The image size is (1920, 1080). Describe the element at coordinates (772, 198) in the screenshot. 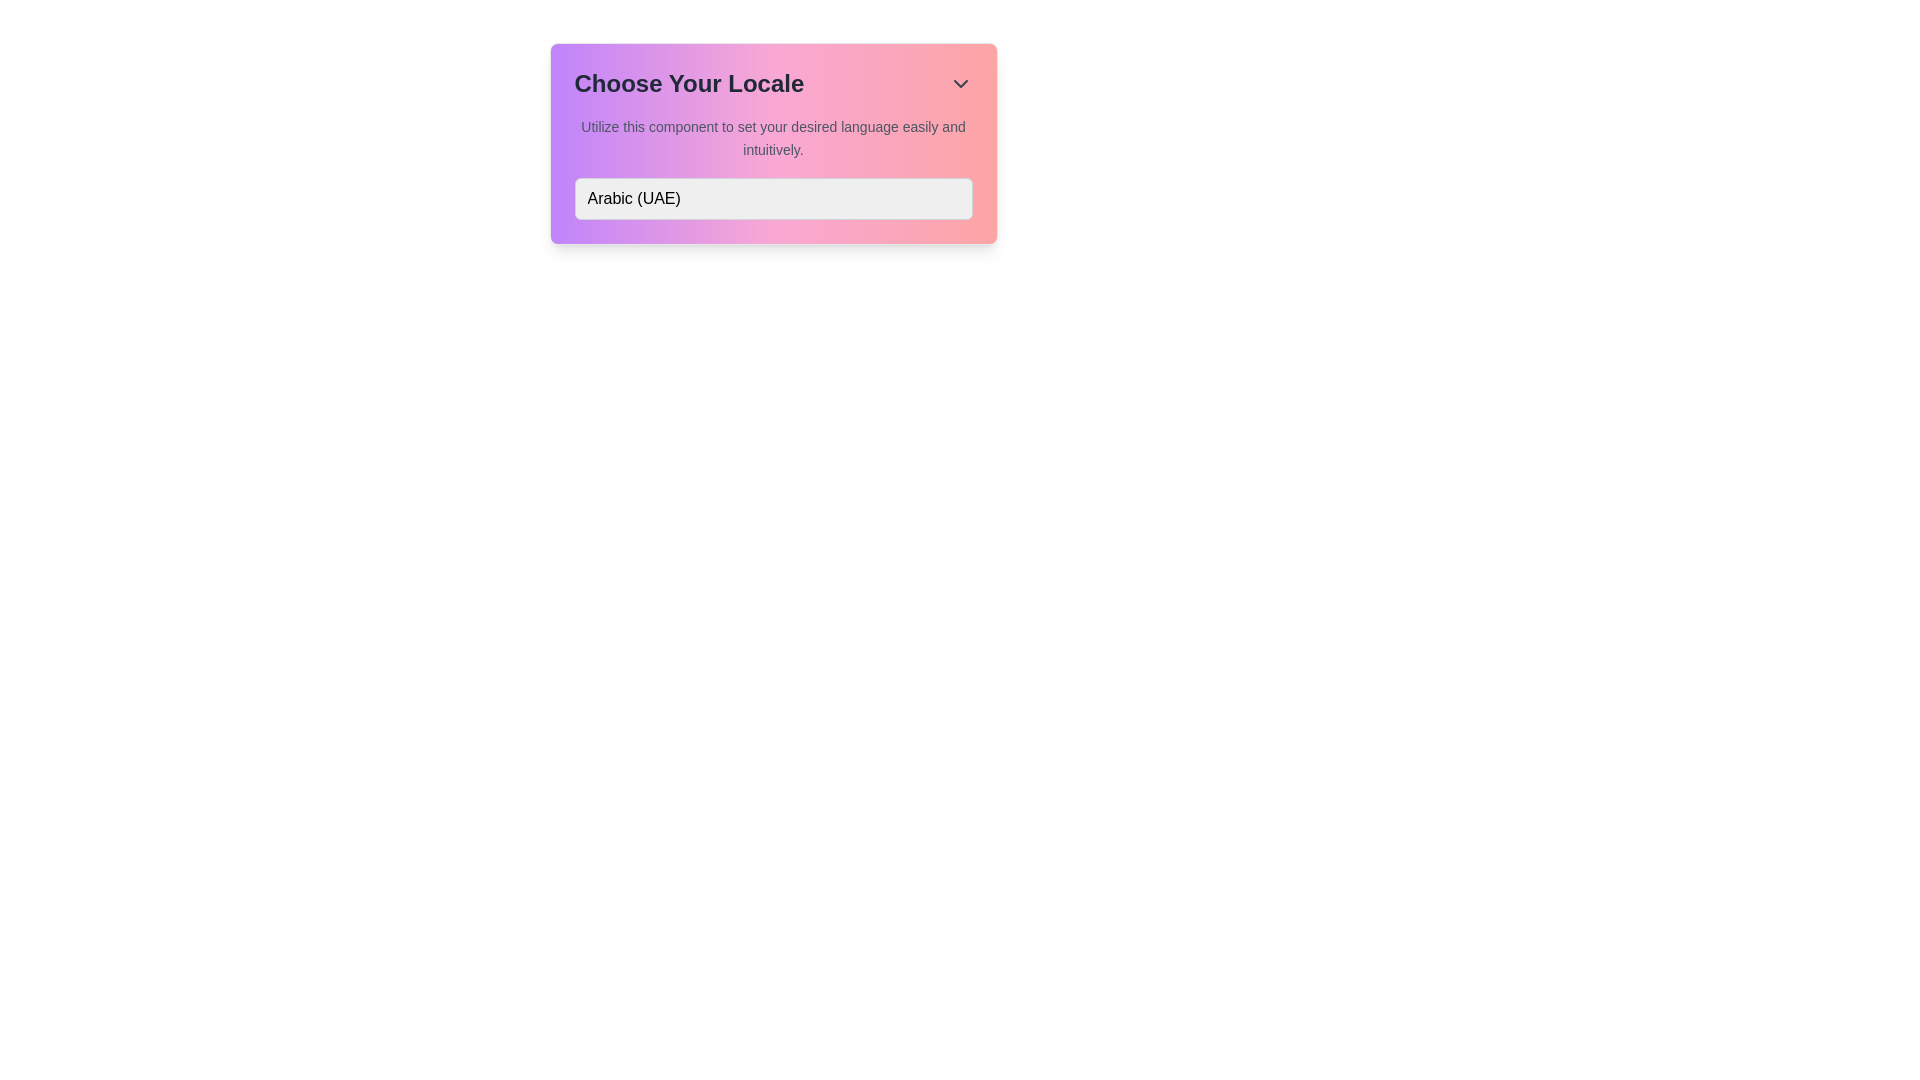

I see `an option from the dropdown menu located below the title 'Choose Your Locale' and the description 'Utilize this component to set your desired language easily and intuitively.'` at that location.